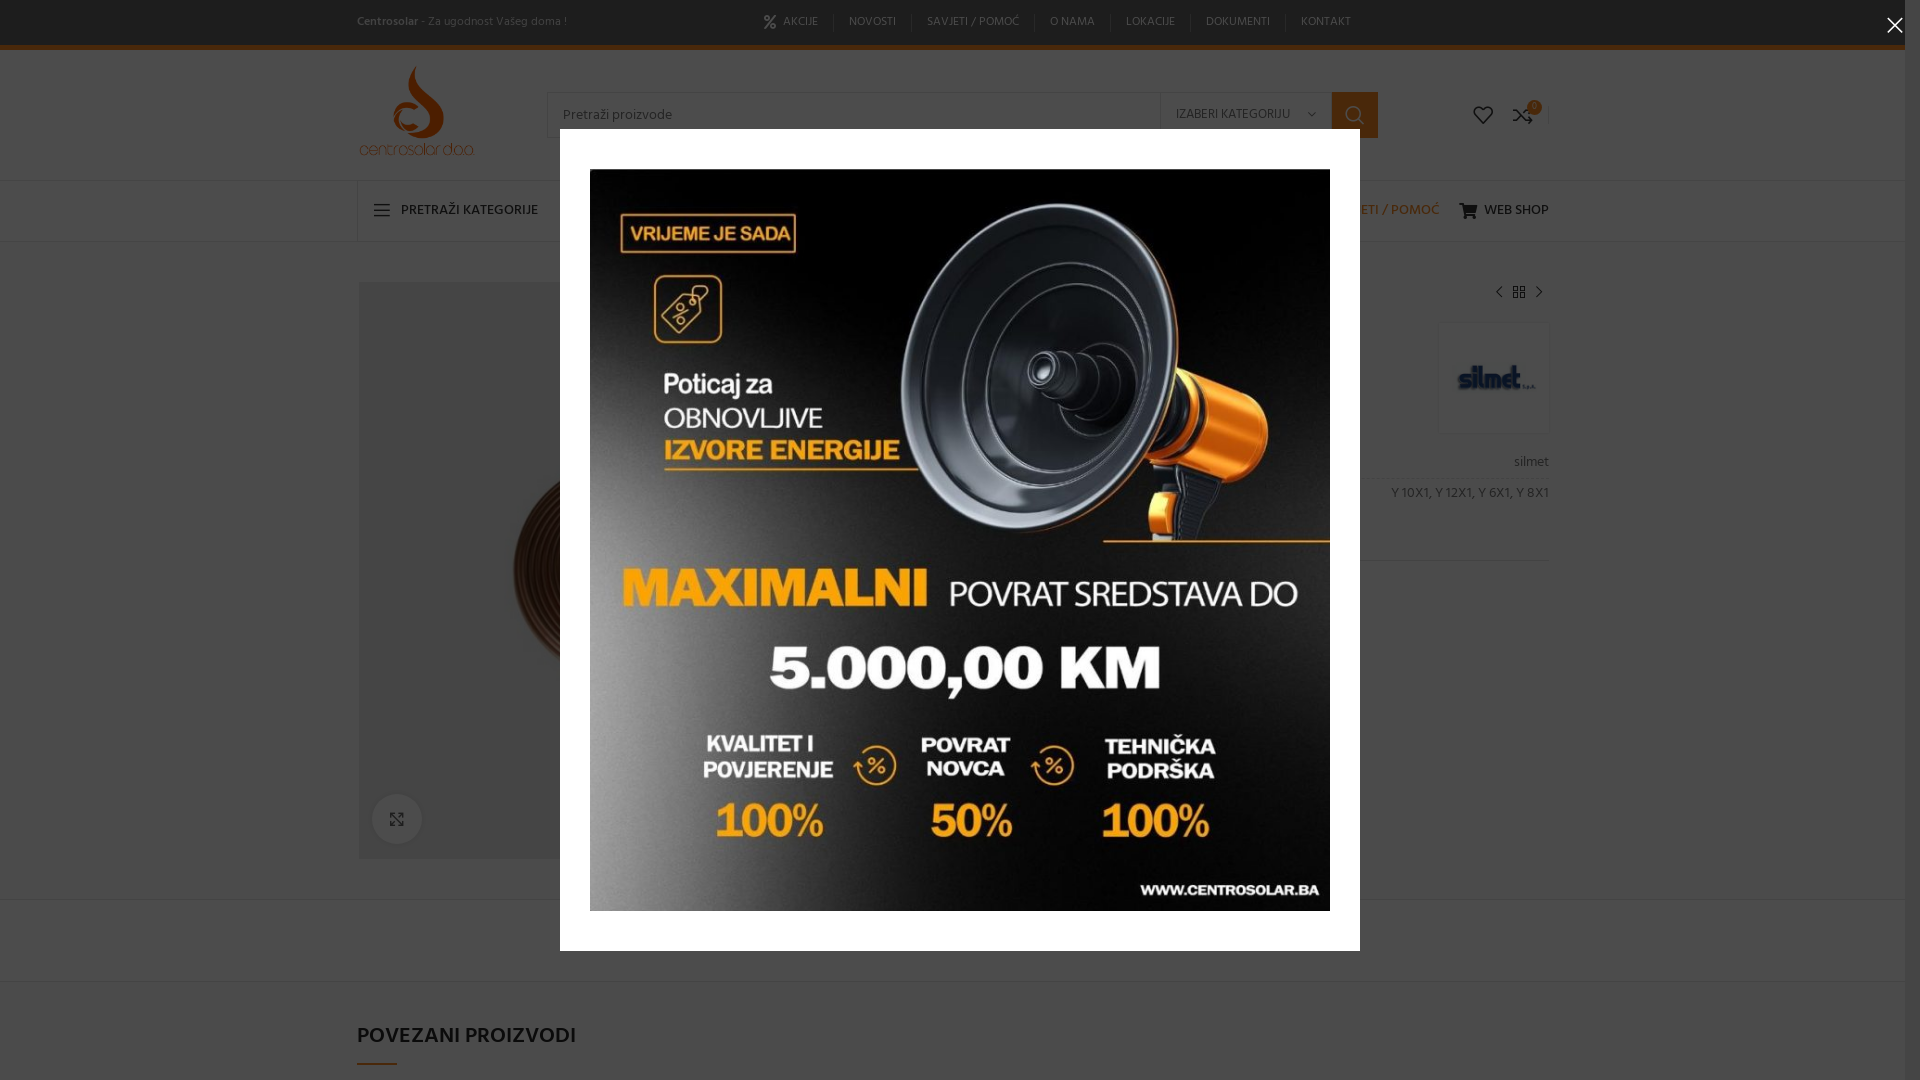 This screenshot has width=1920, height=1080. What do you see at coordinates (1520, 115) in the screenshot?
I see `'0'` at bounding box center [1520, 115].